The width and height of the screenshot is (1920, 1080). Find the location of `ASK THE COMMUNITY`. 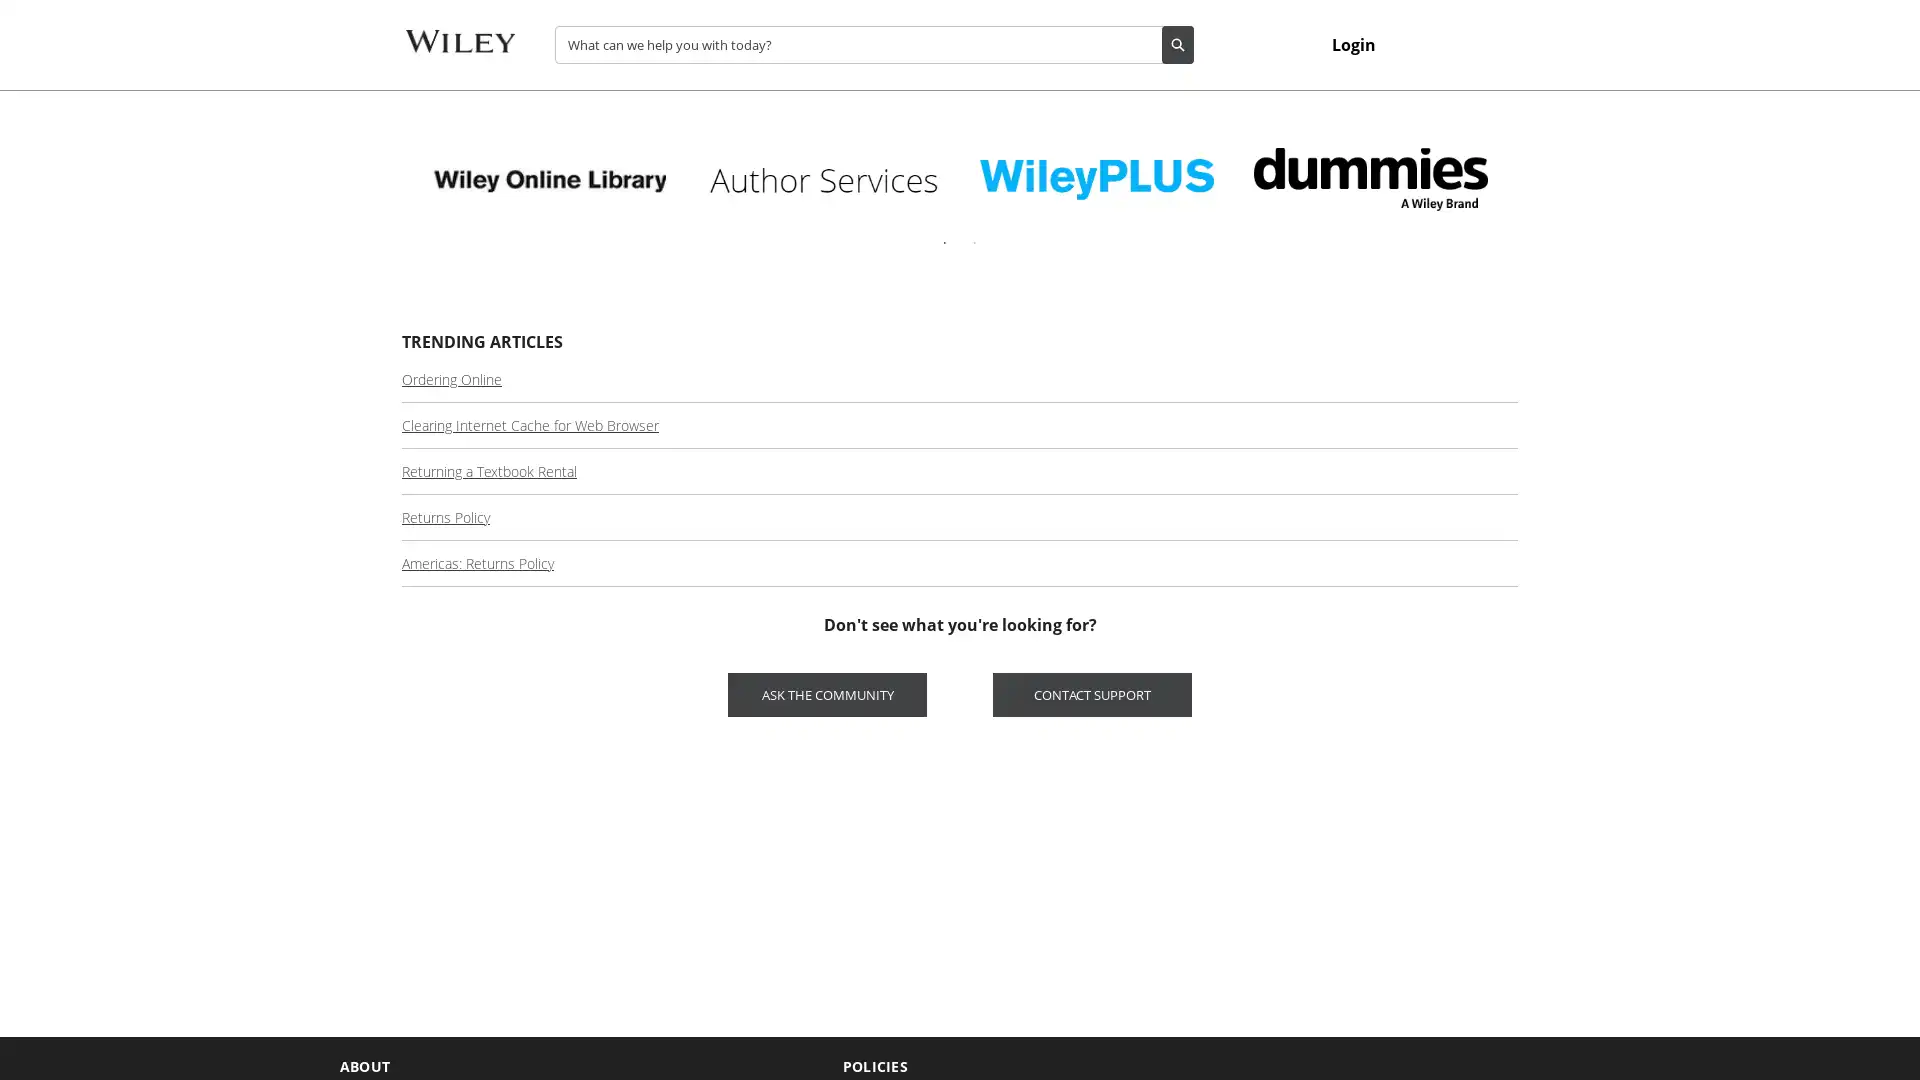

ASK THE COMMUNITY is located at coordinates (826, 693).